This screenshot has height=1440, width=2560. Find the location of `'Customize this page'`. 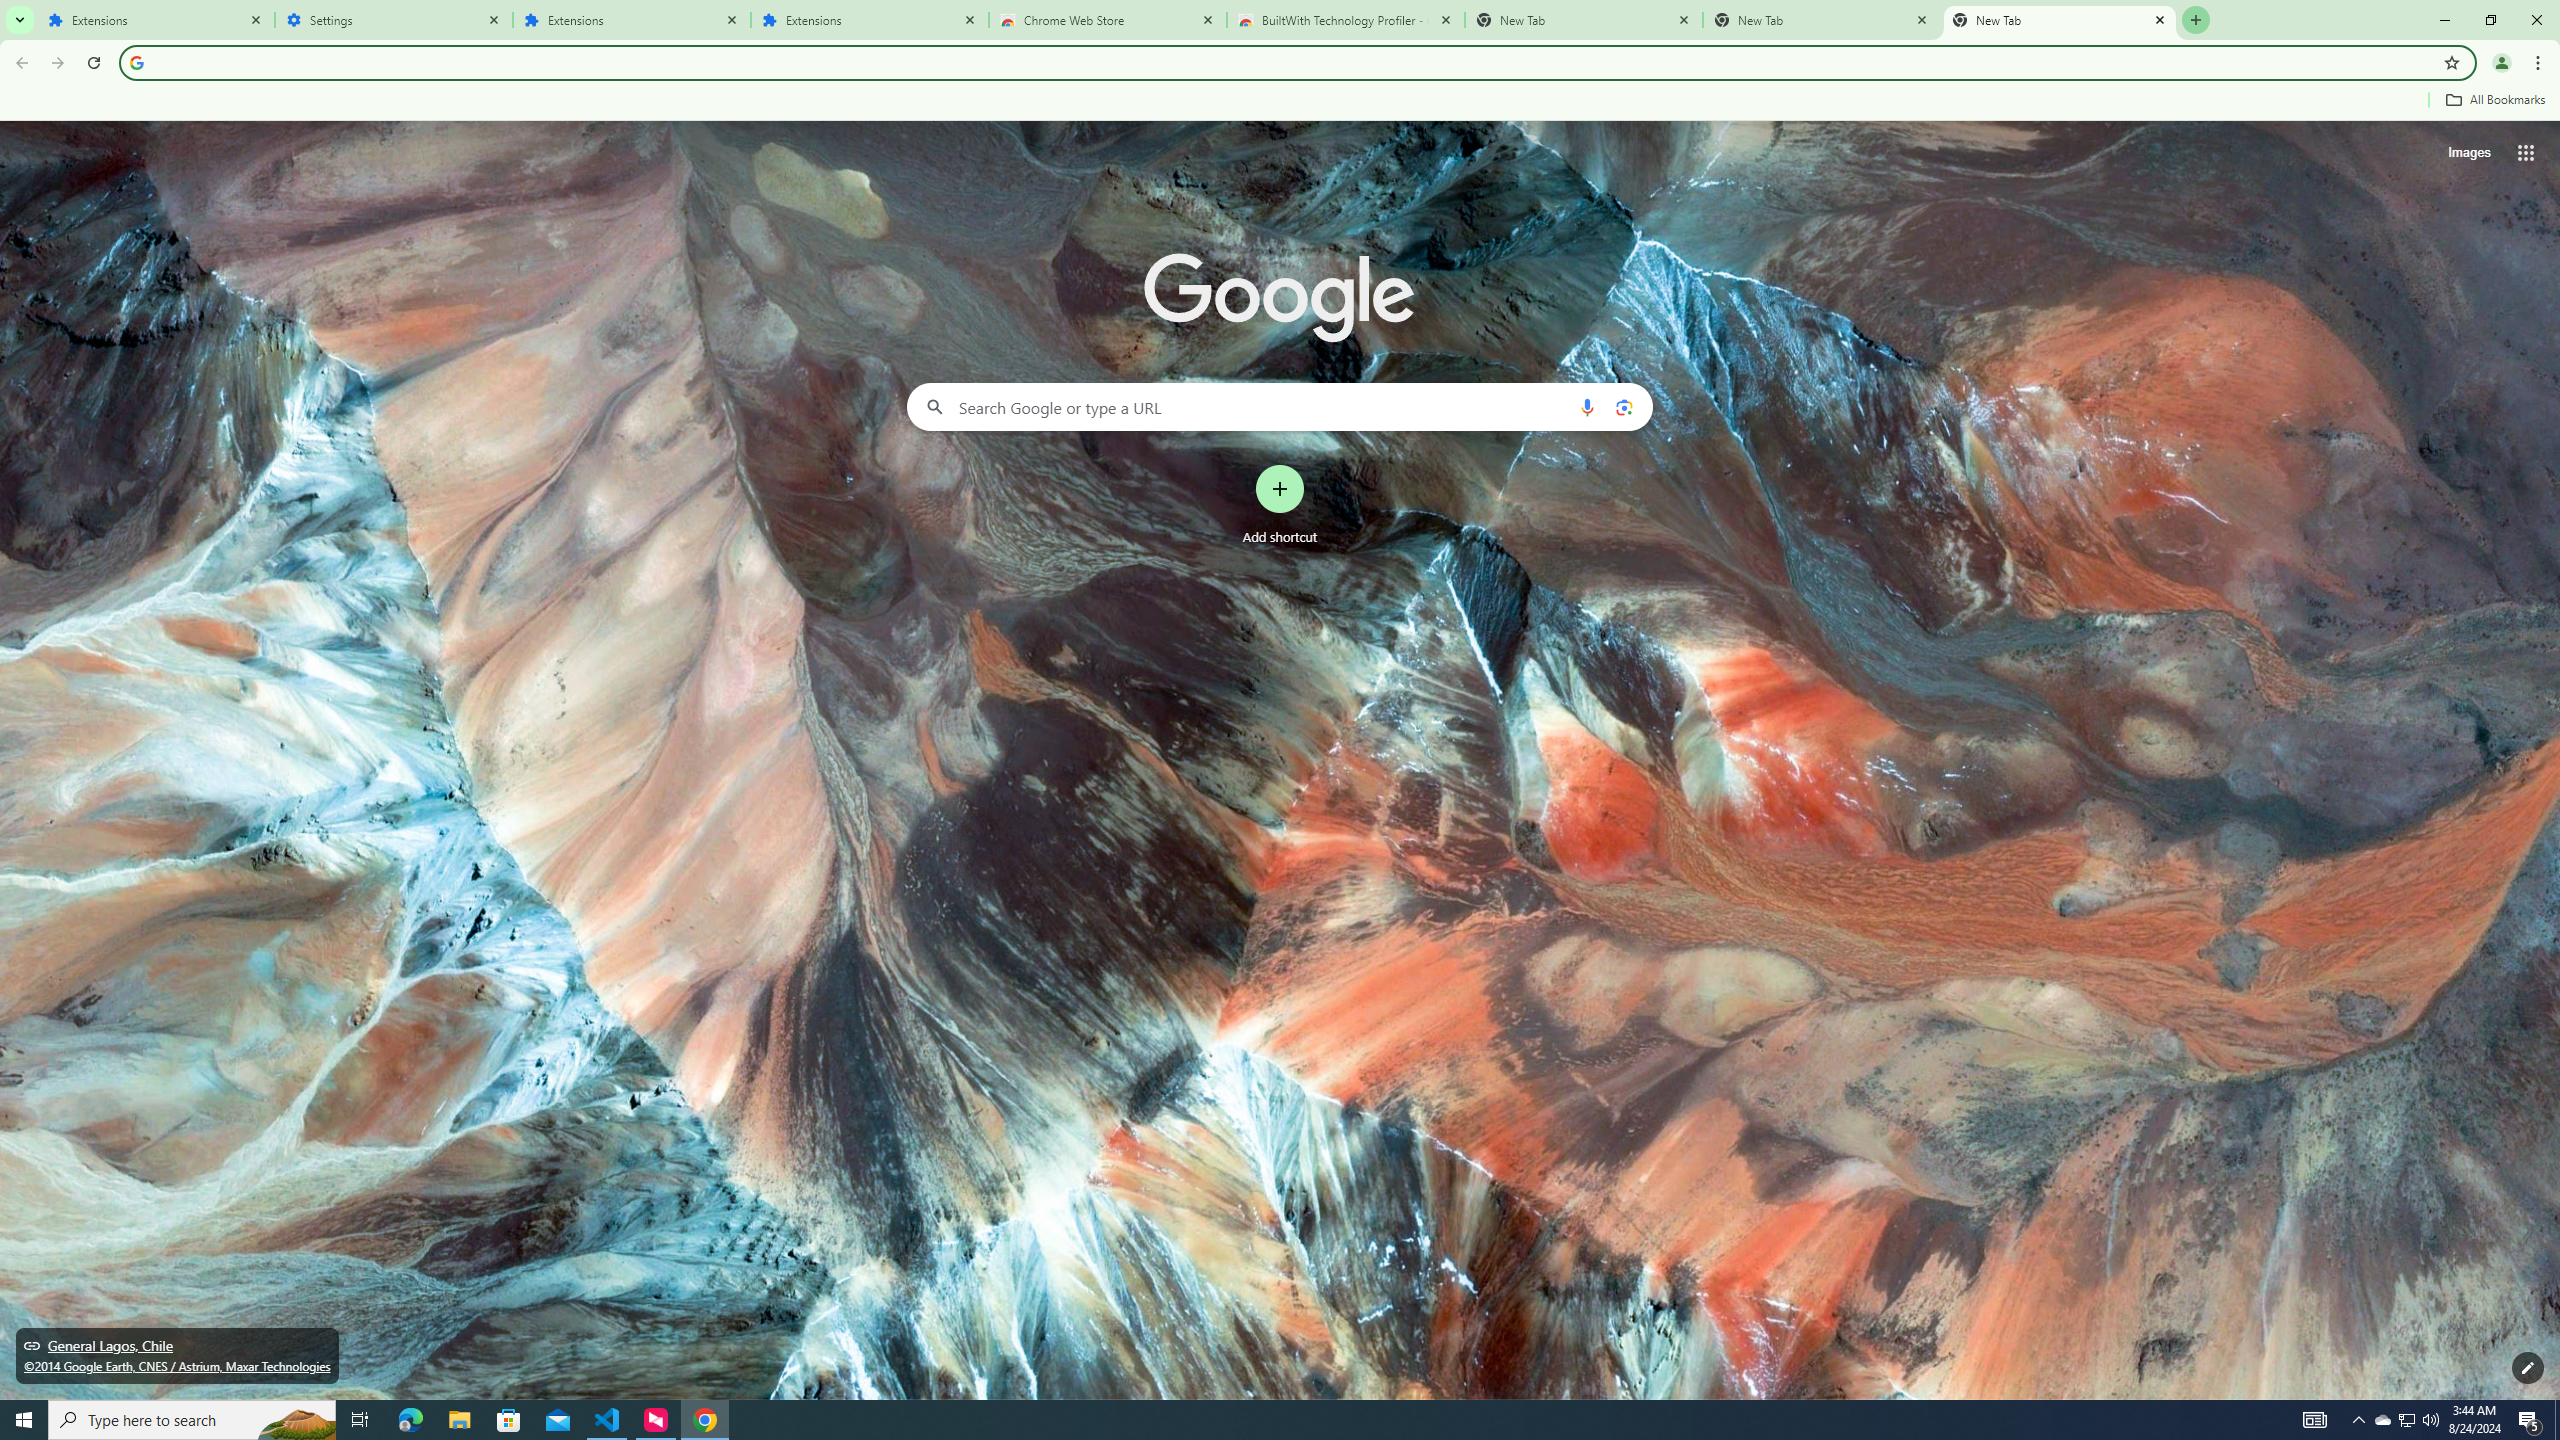

'Customize this page' is located at coordinates (2527, 1367).